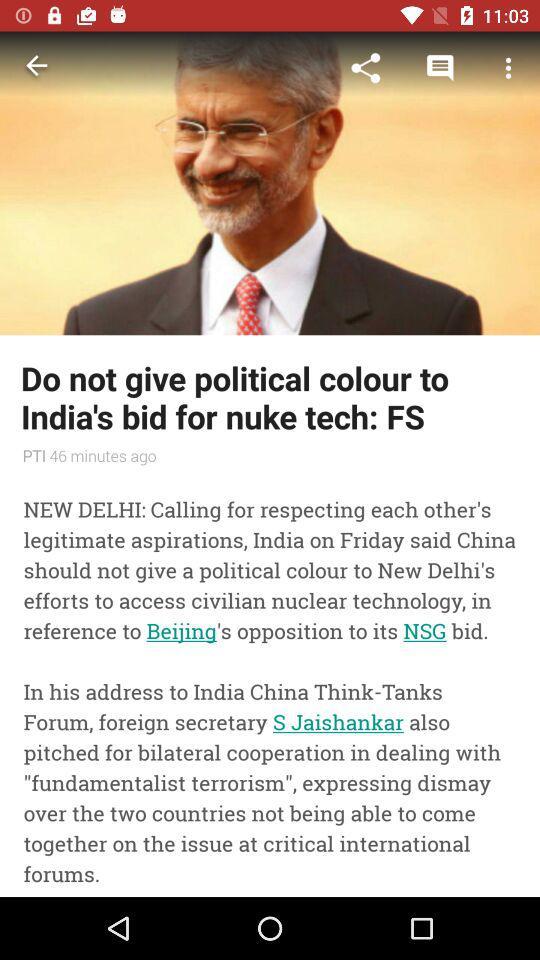 Image resolution: width=540 pixels, height=960 pixels. Describe the element at coordinates (270, 684) in the screenshot. I see `icon below pti 46 minutes item` at that location.